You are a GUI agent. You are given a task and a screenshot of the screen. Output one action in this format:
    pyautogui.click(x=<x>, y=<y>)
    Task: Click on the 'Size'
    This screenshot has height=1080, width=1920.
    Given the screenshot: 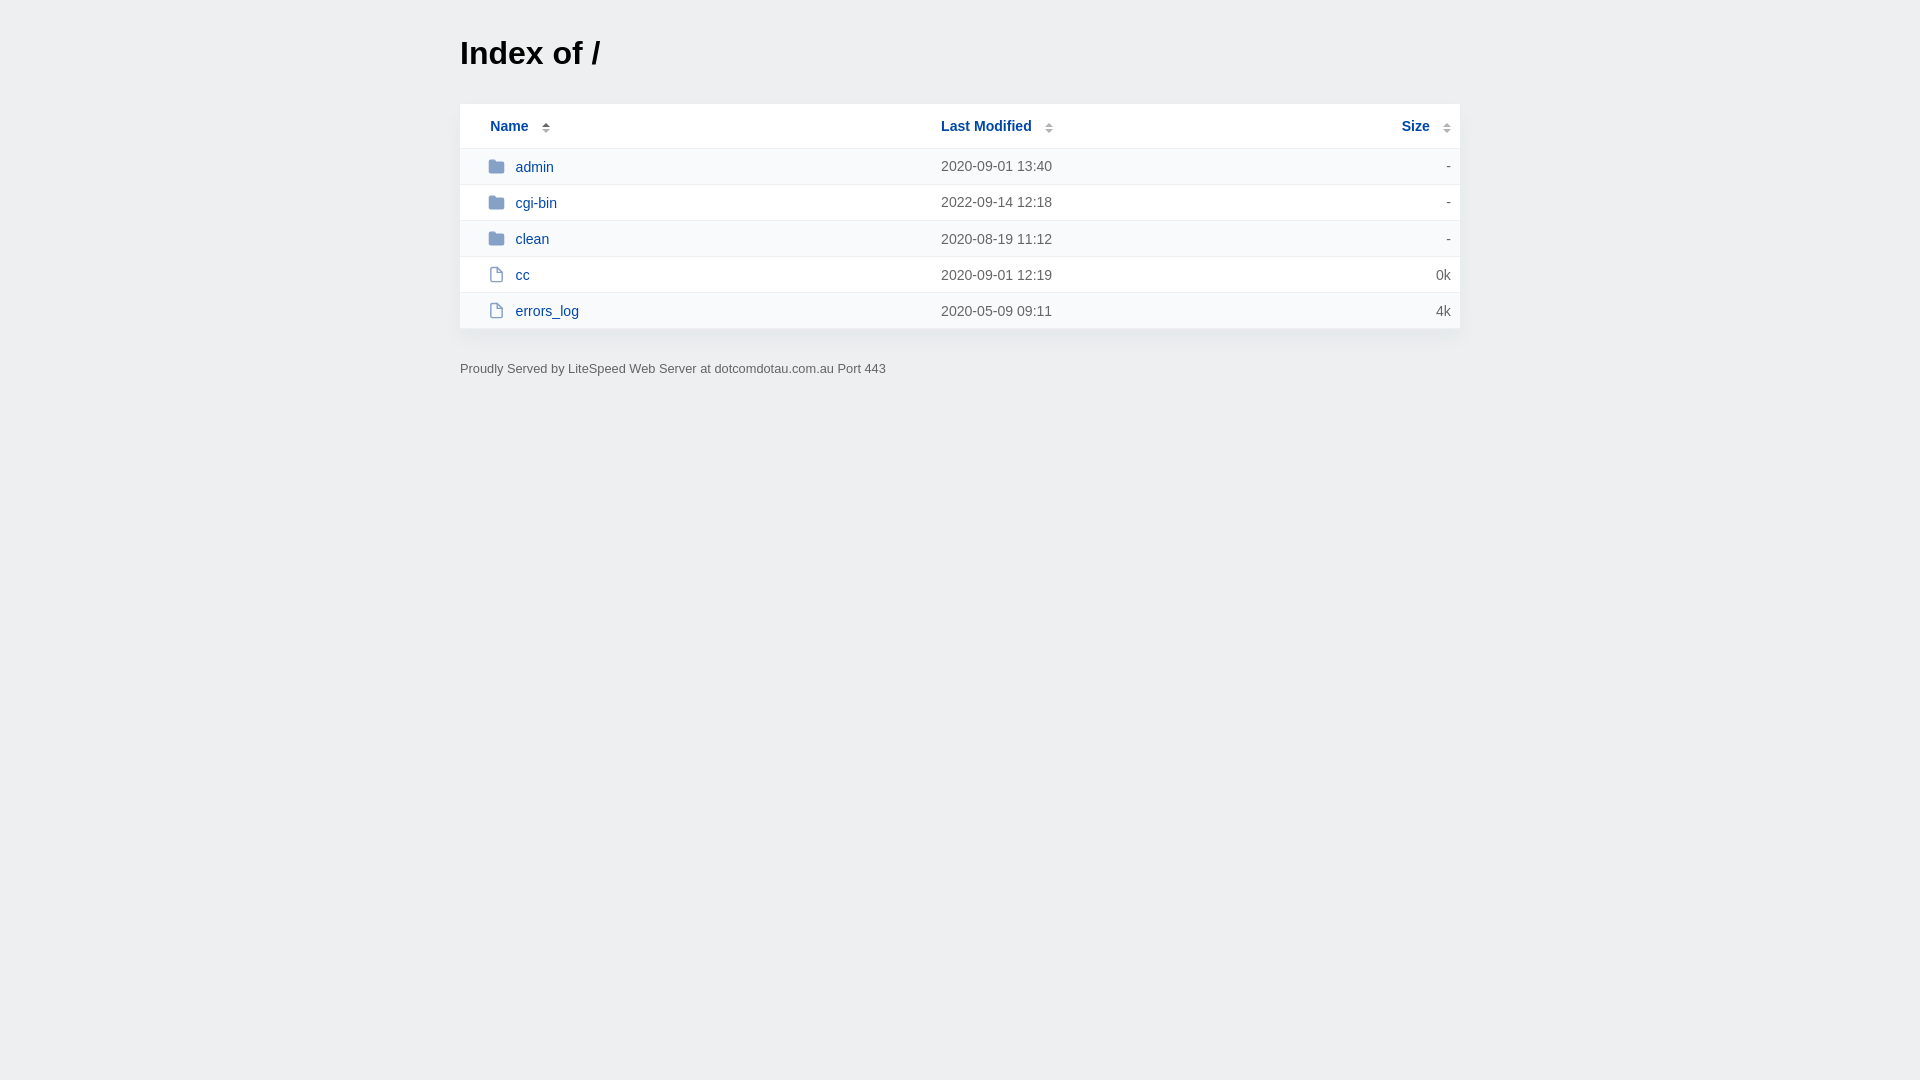 What is the action you would take?
    pyautogui.click(x=1425, y=126)
    